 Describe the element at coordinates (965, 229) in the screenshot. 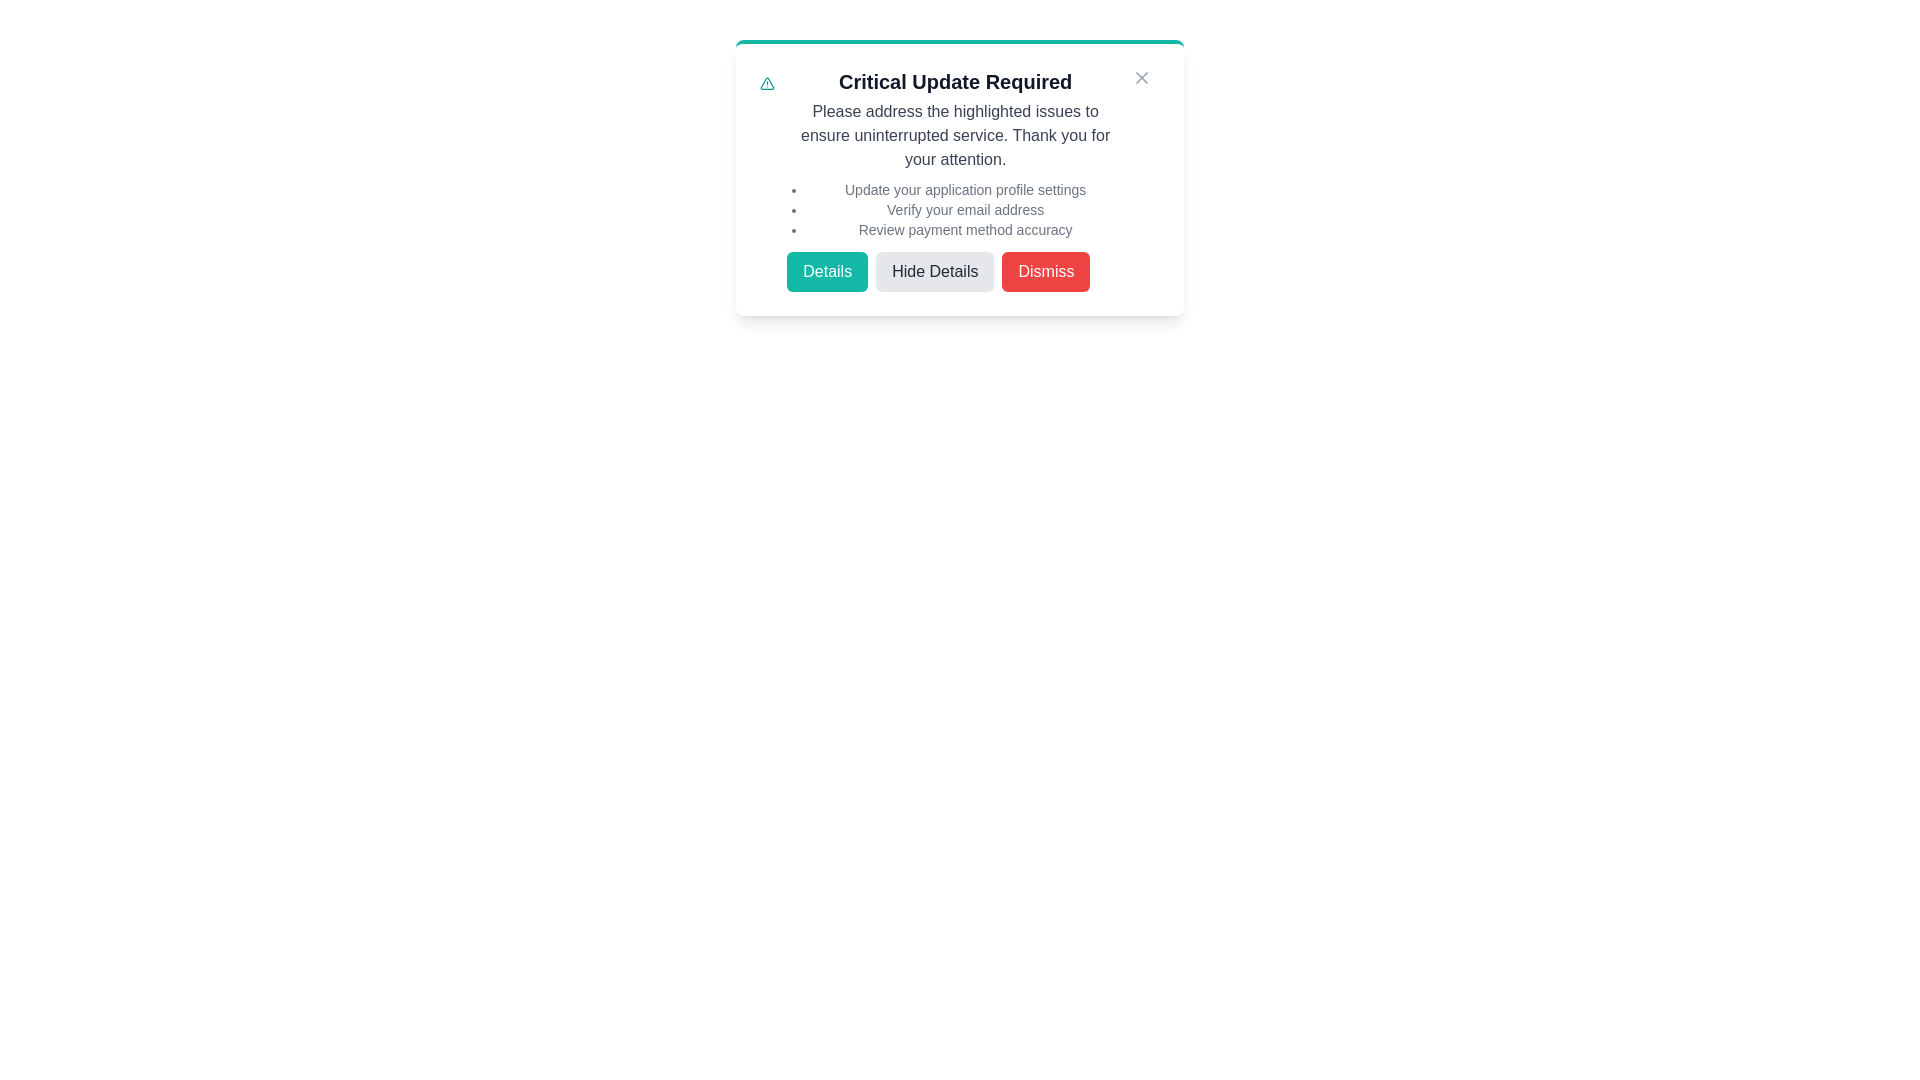

I see `the text label that instructs users to review payment method accuracy, which is the third item in the task list of the pop-up card` at that location.